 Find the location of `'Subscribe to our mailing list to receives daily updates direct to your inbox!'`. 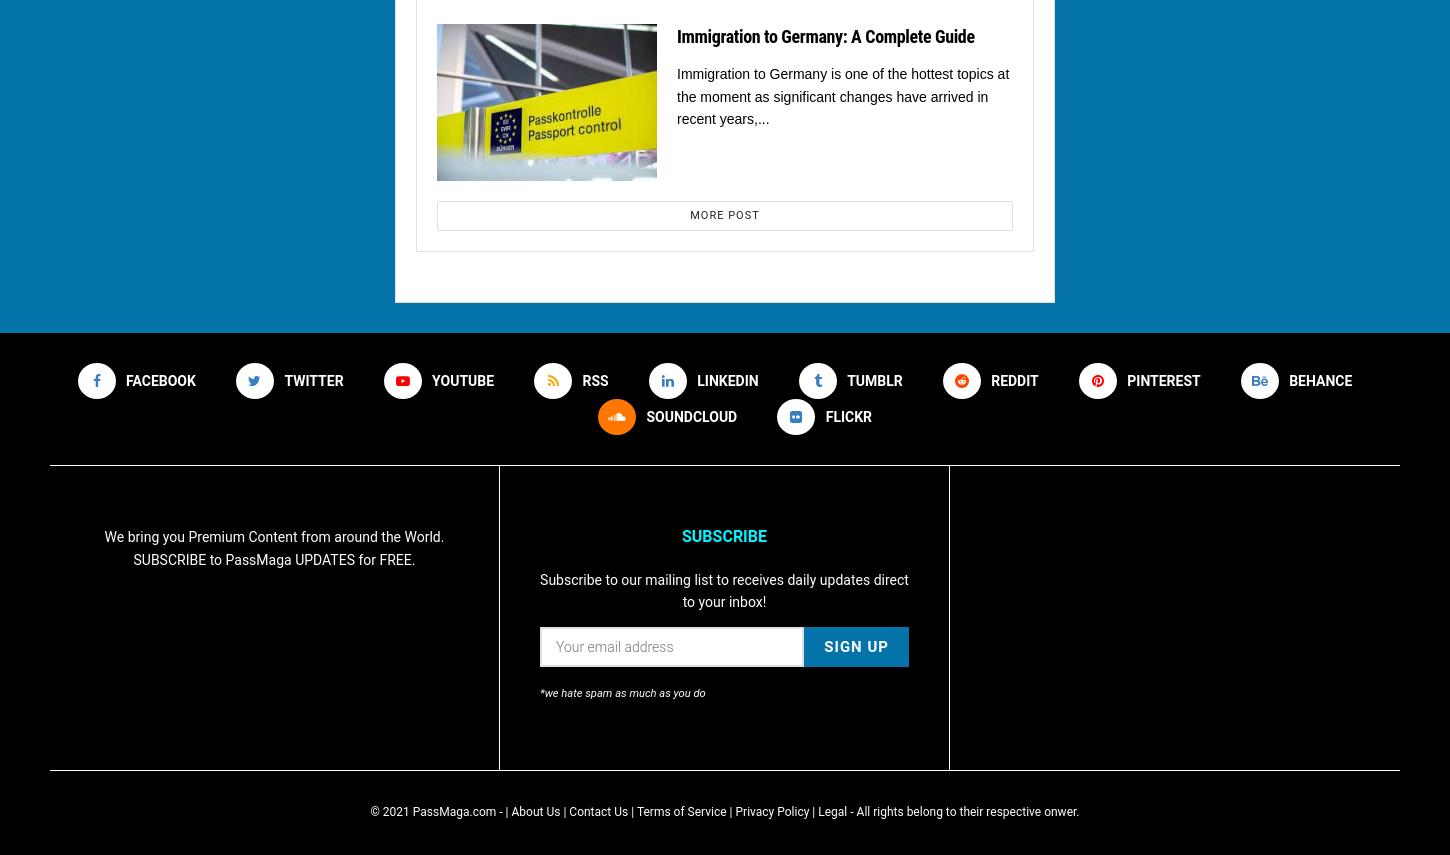

'Subscribe to our mailing list to receives daily updates direct to your inbox!' is located at coordinates (722, 589).